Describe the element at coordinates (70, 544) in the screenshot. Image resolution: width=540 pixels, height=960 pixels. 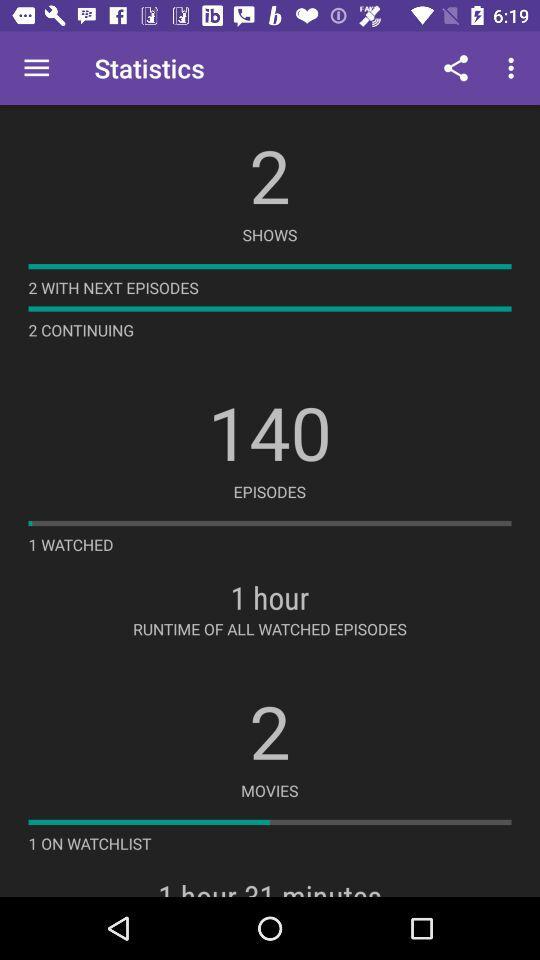
I see `the 1 watched icon` at that location.